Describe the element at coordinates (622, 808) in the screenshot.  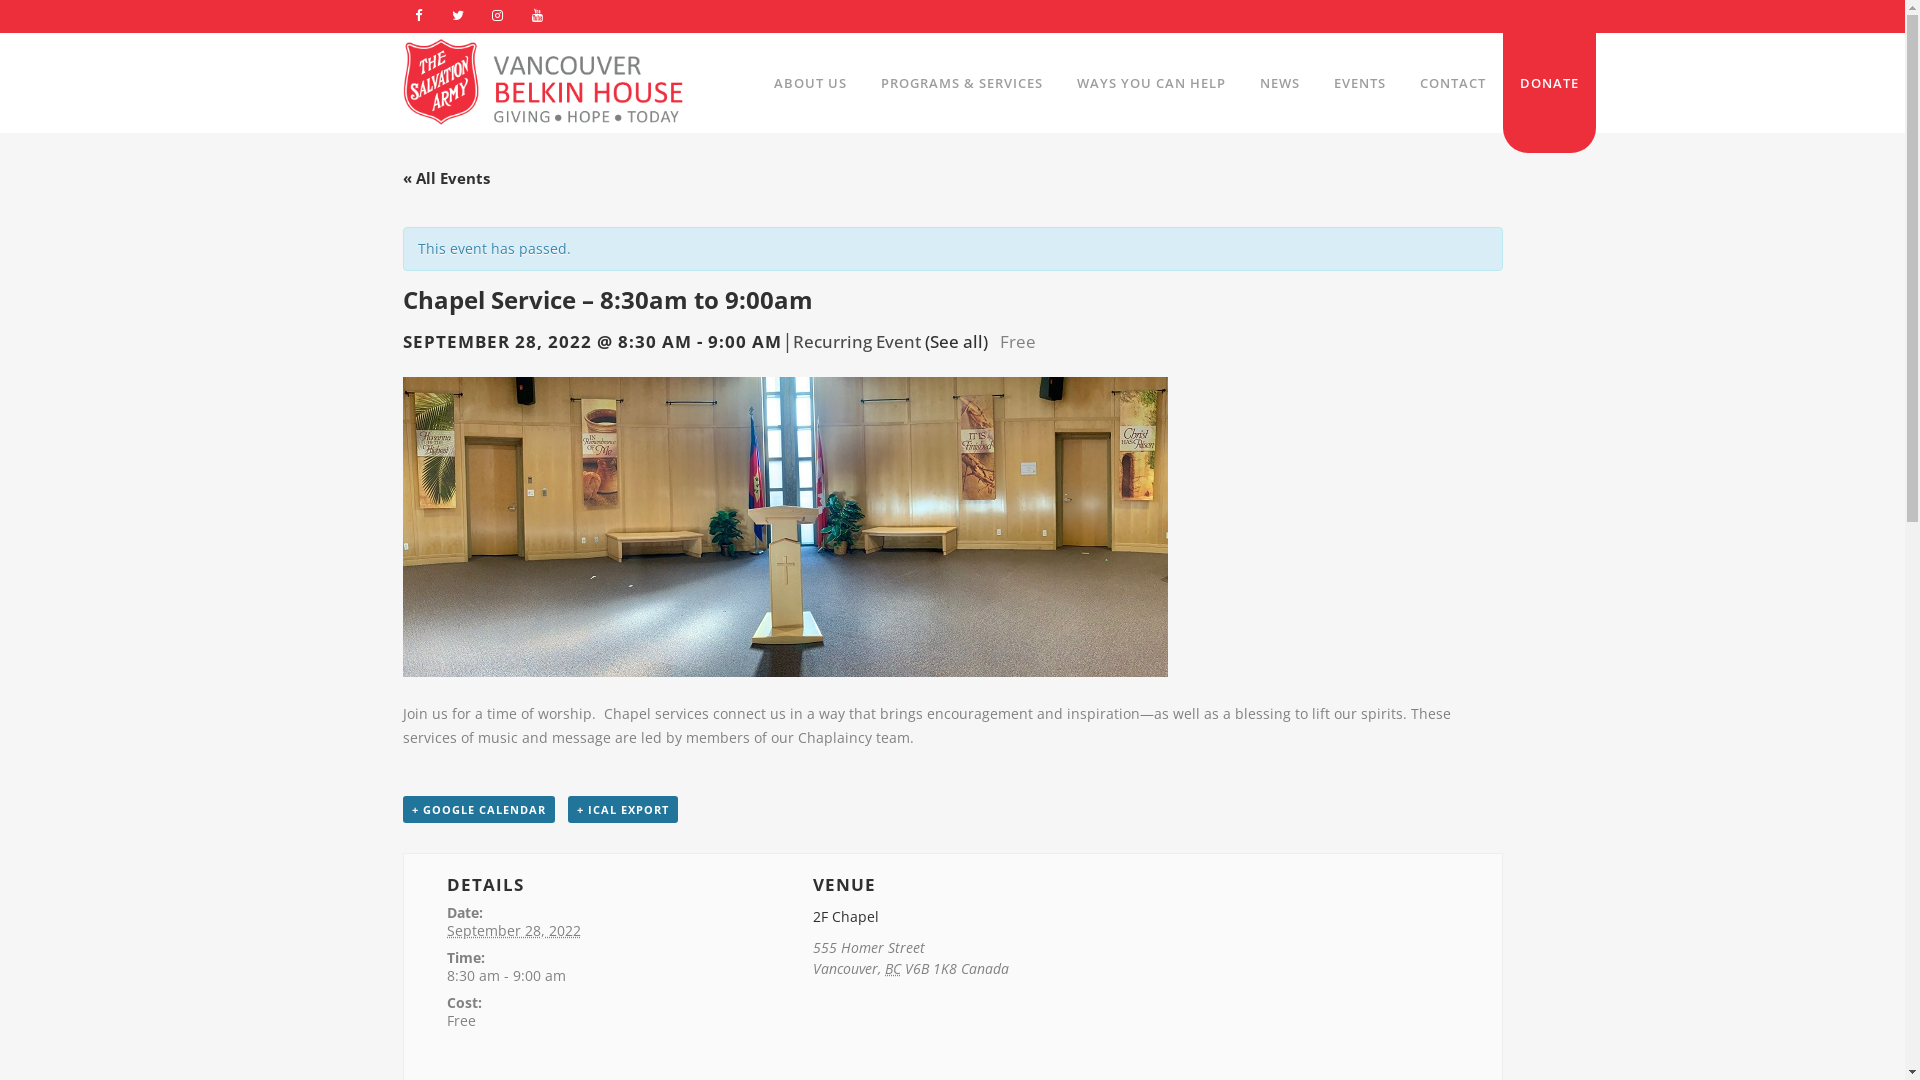
I see `'+ ICAL EXPORT'` at that location.